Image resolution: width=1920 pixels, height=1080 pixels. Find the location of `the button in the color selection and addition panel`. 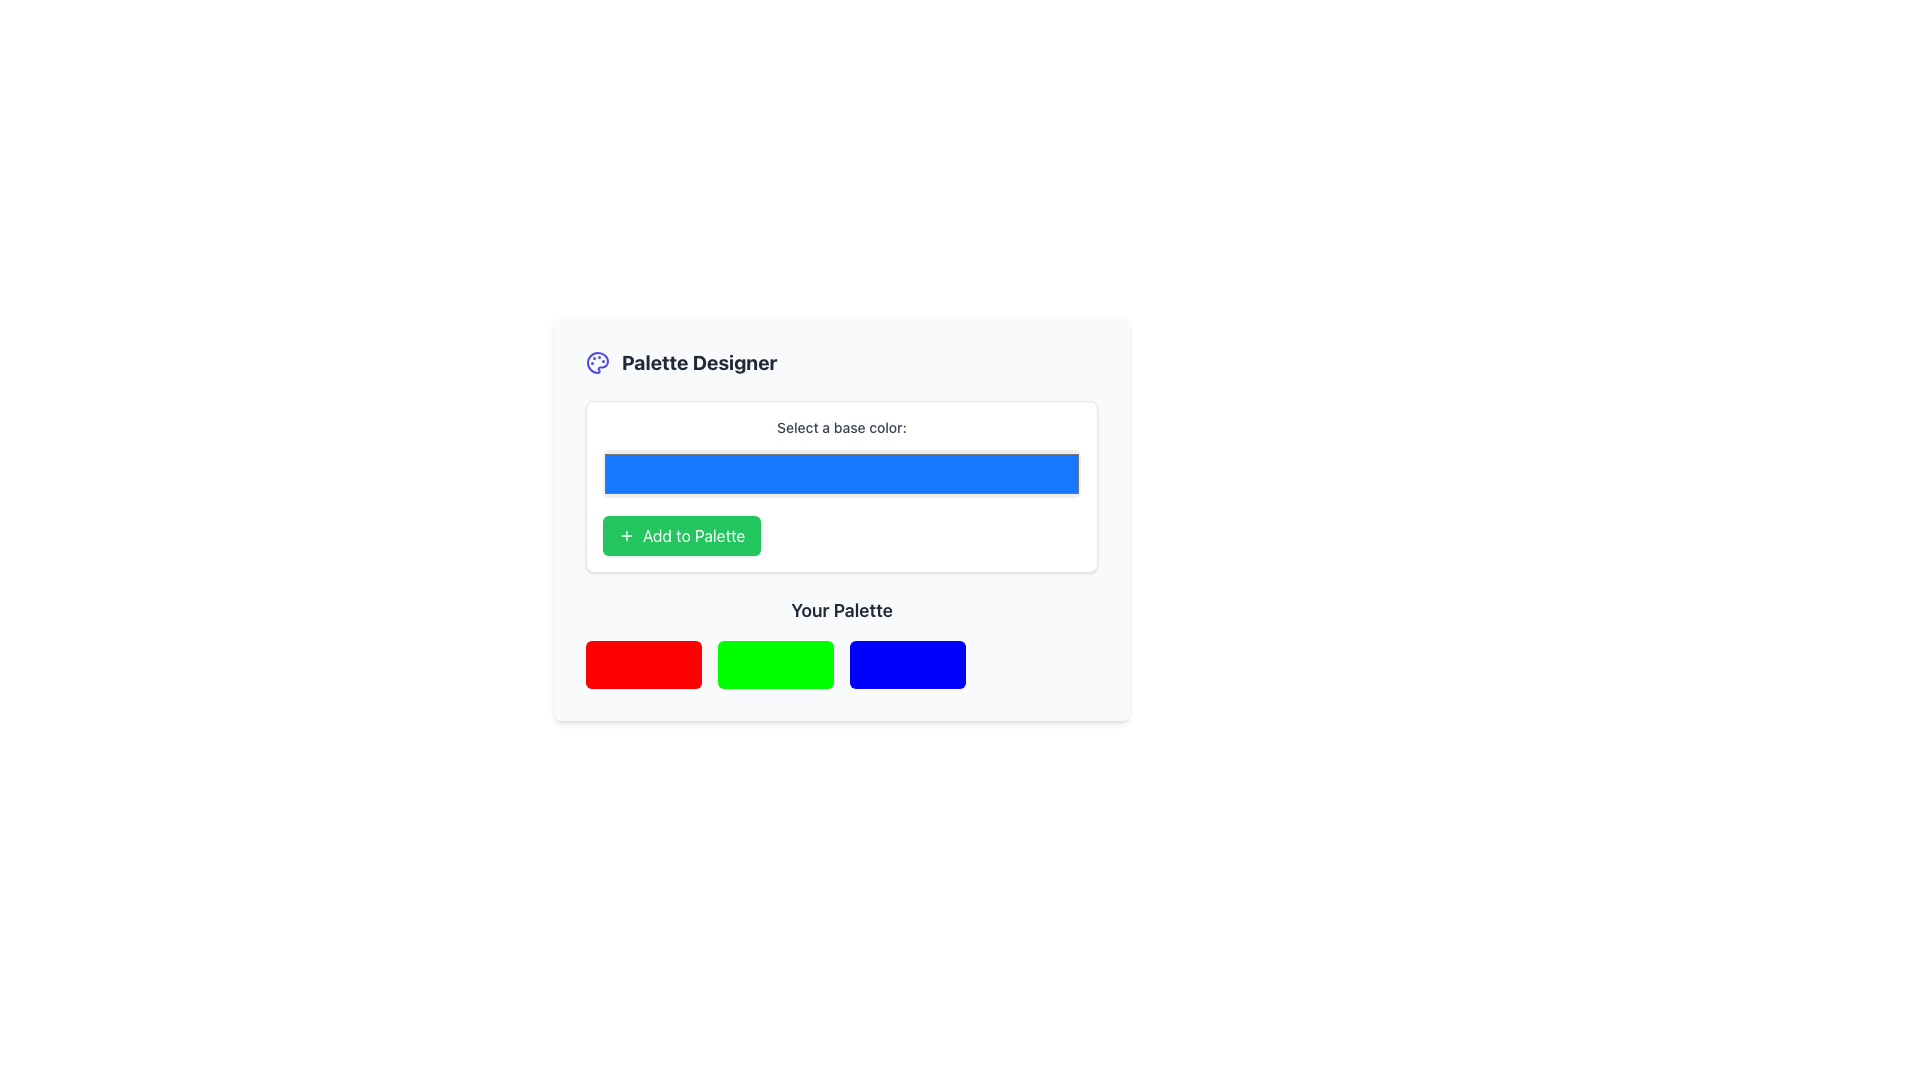

the button in the color selection and addition panel is located at coordinates (841, 486).